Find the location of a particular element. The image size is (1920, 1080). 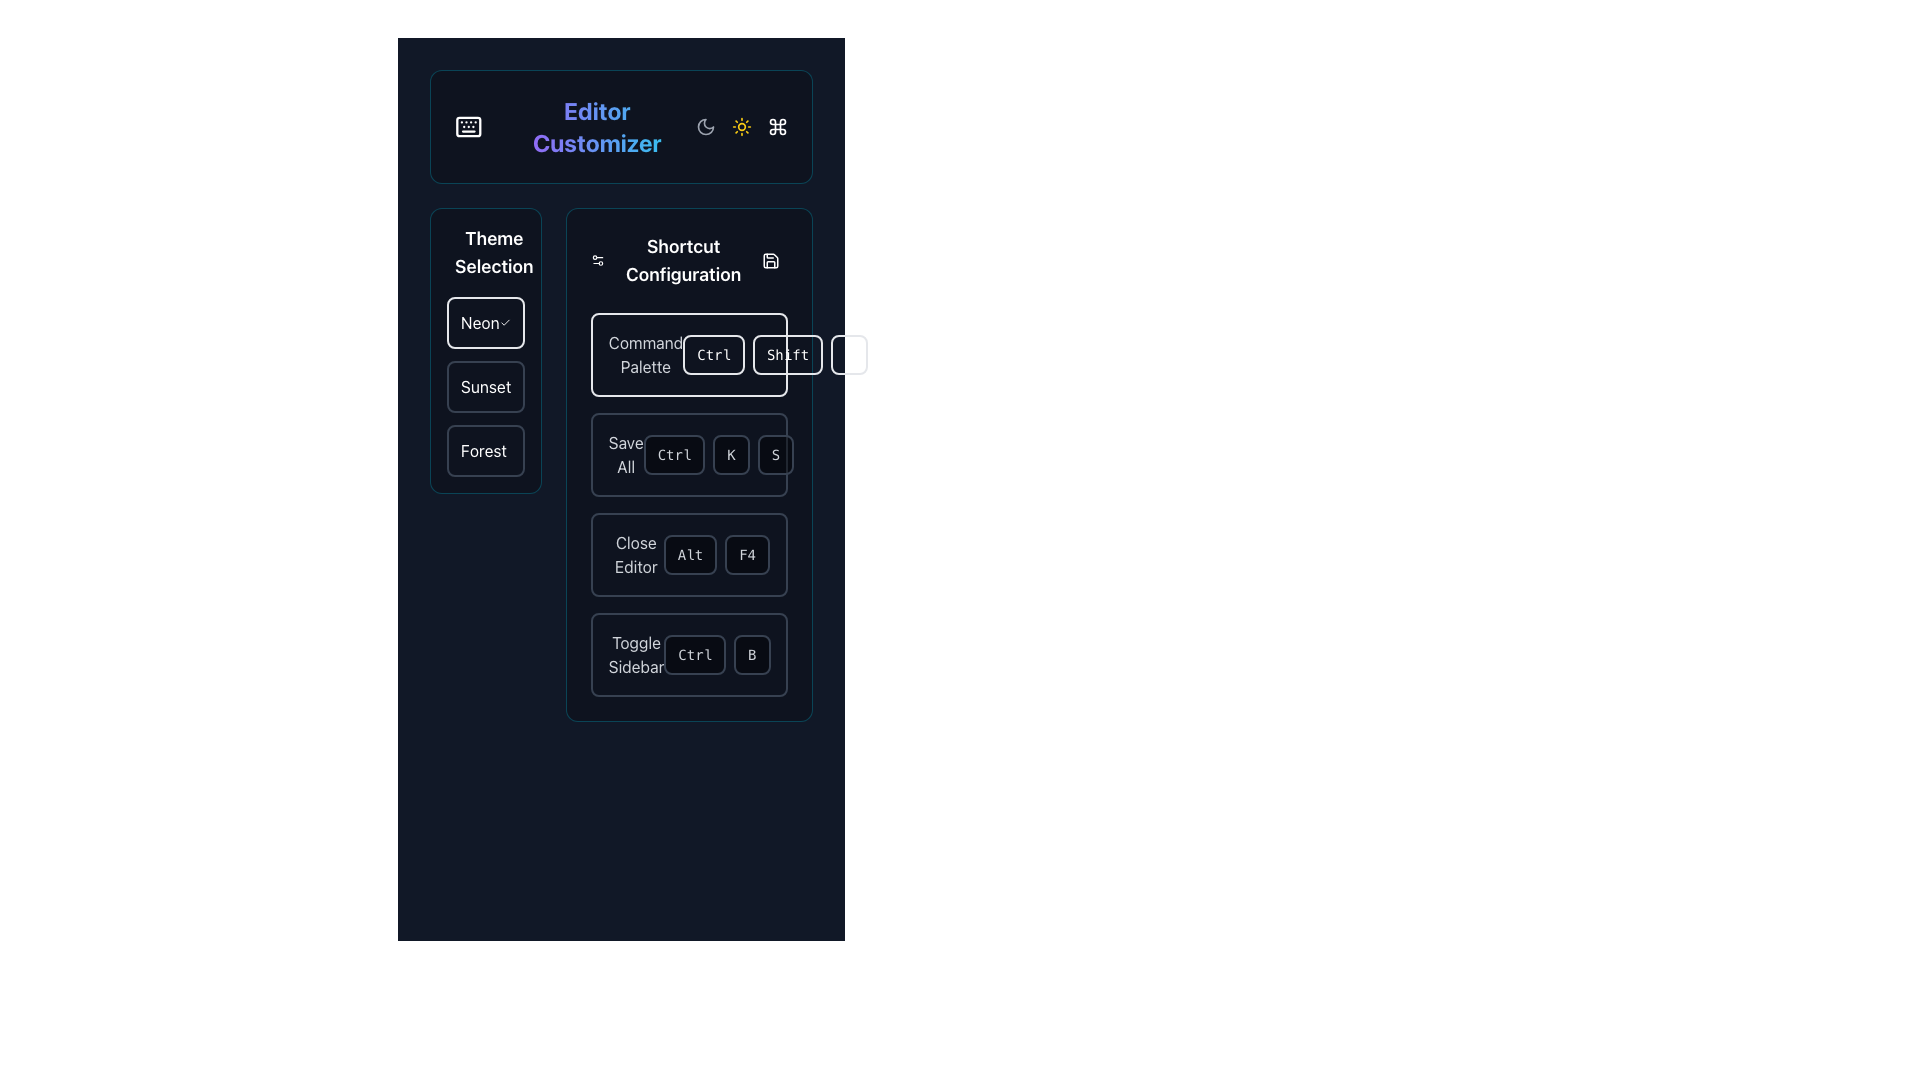

the 'Ctrl' button located in the shortcut configuration section to simulate pressing 'Ctrl' is located at coordinates (689, 455).